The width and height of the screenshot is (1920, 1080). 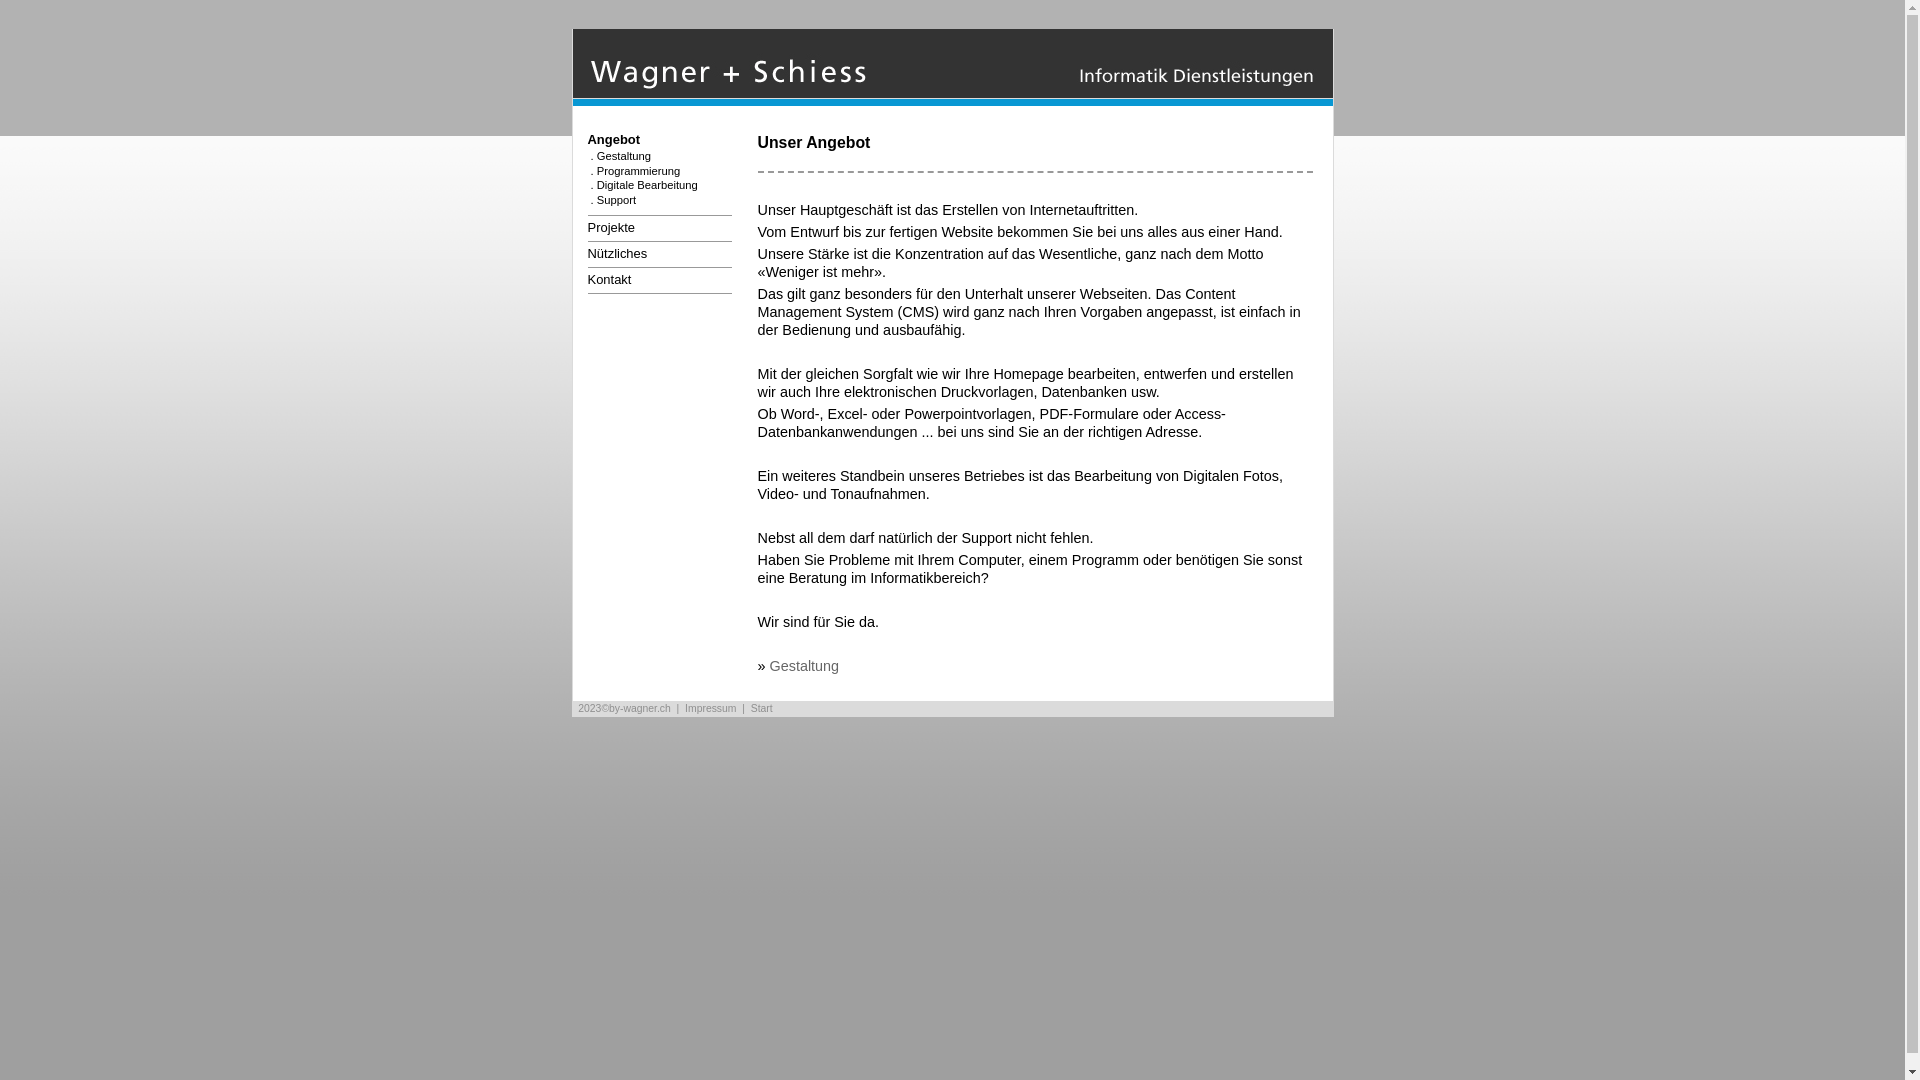 I want to click on '. Programmierung', so click(x=632, y=169).